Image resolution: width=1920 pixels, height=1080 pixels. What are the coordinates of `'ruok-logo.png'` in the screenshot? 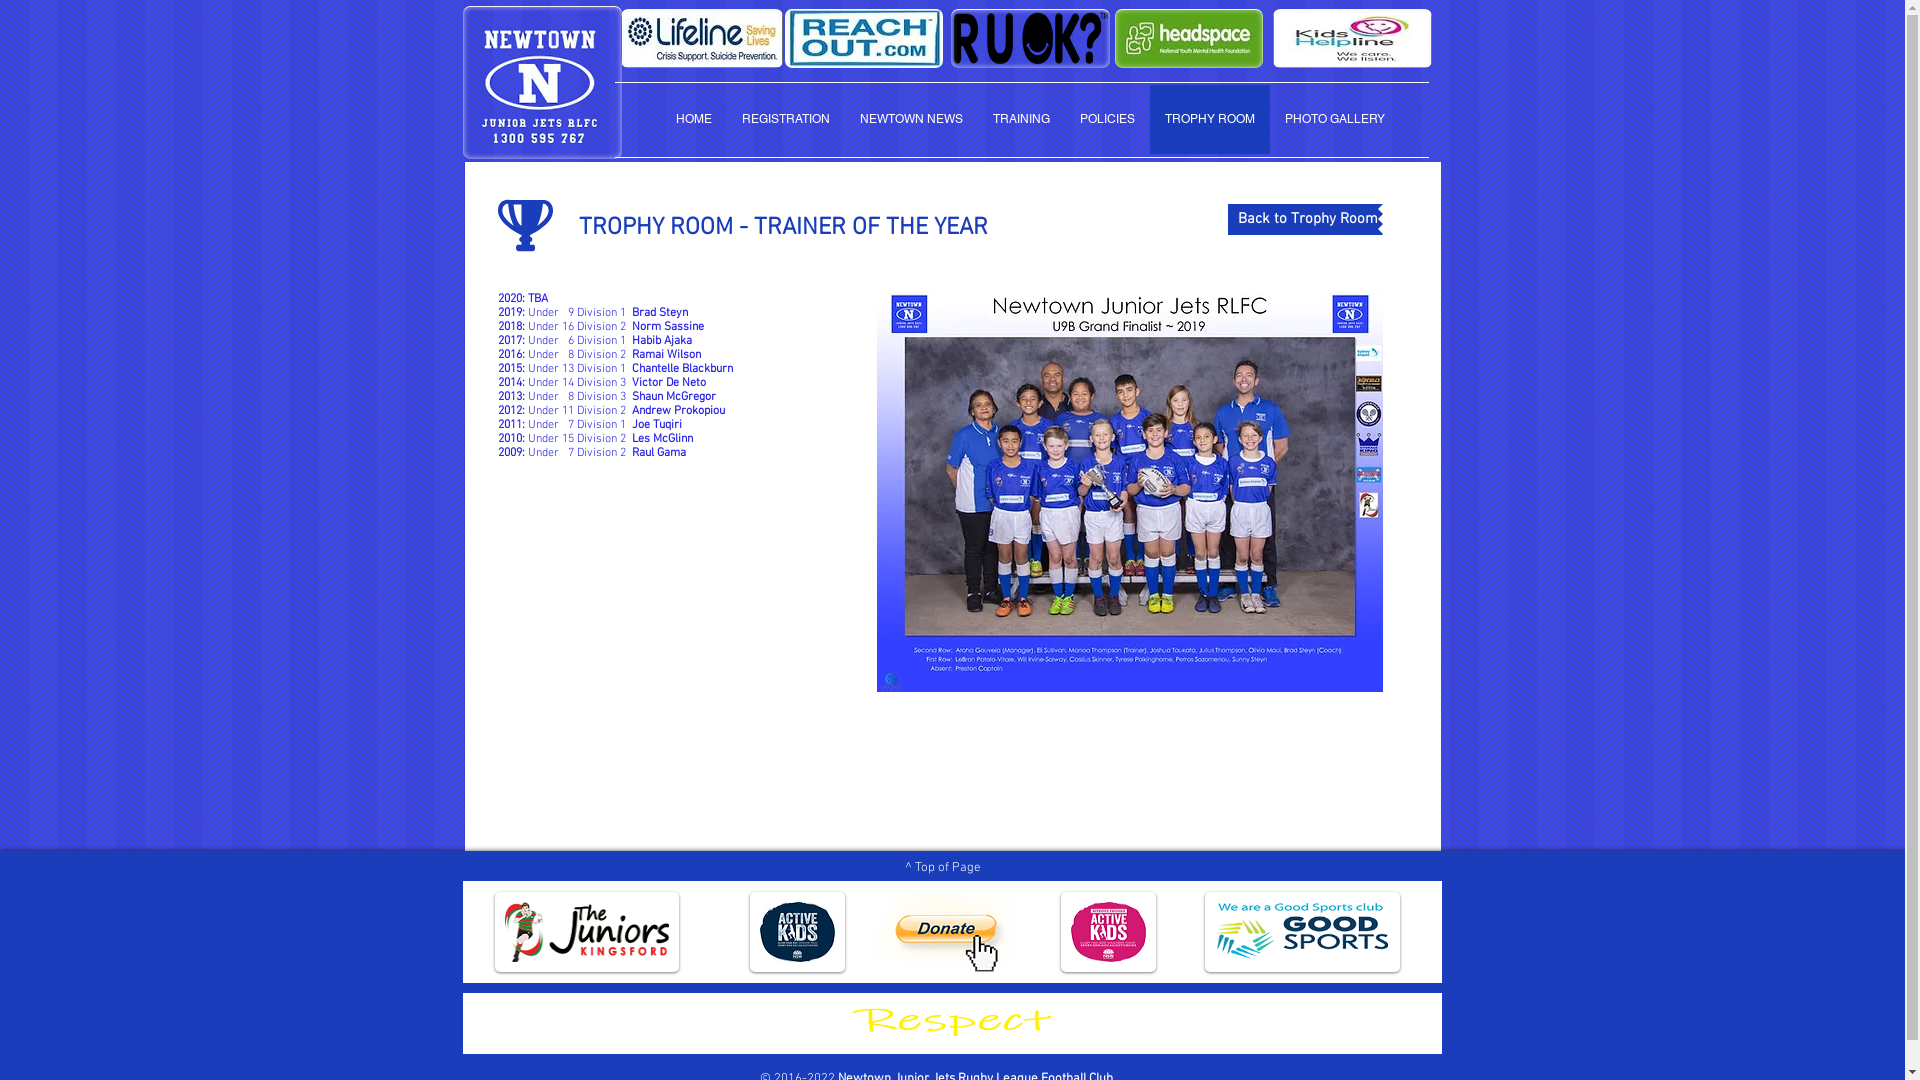 It's located at (1029, 38).